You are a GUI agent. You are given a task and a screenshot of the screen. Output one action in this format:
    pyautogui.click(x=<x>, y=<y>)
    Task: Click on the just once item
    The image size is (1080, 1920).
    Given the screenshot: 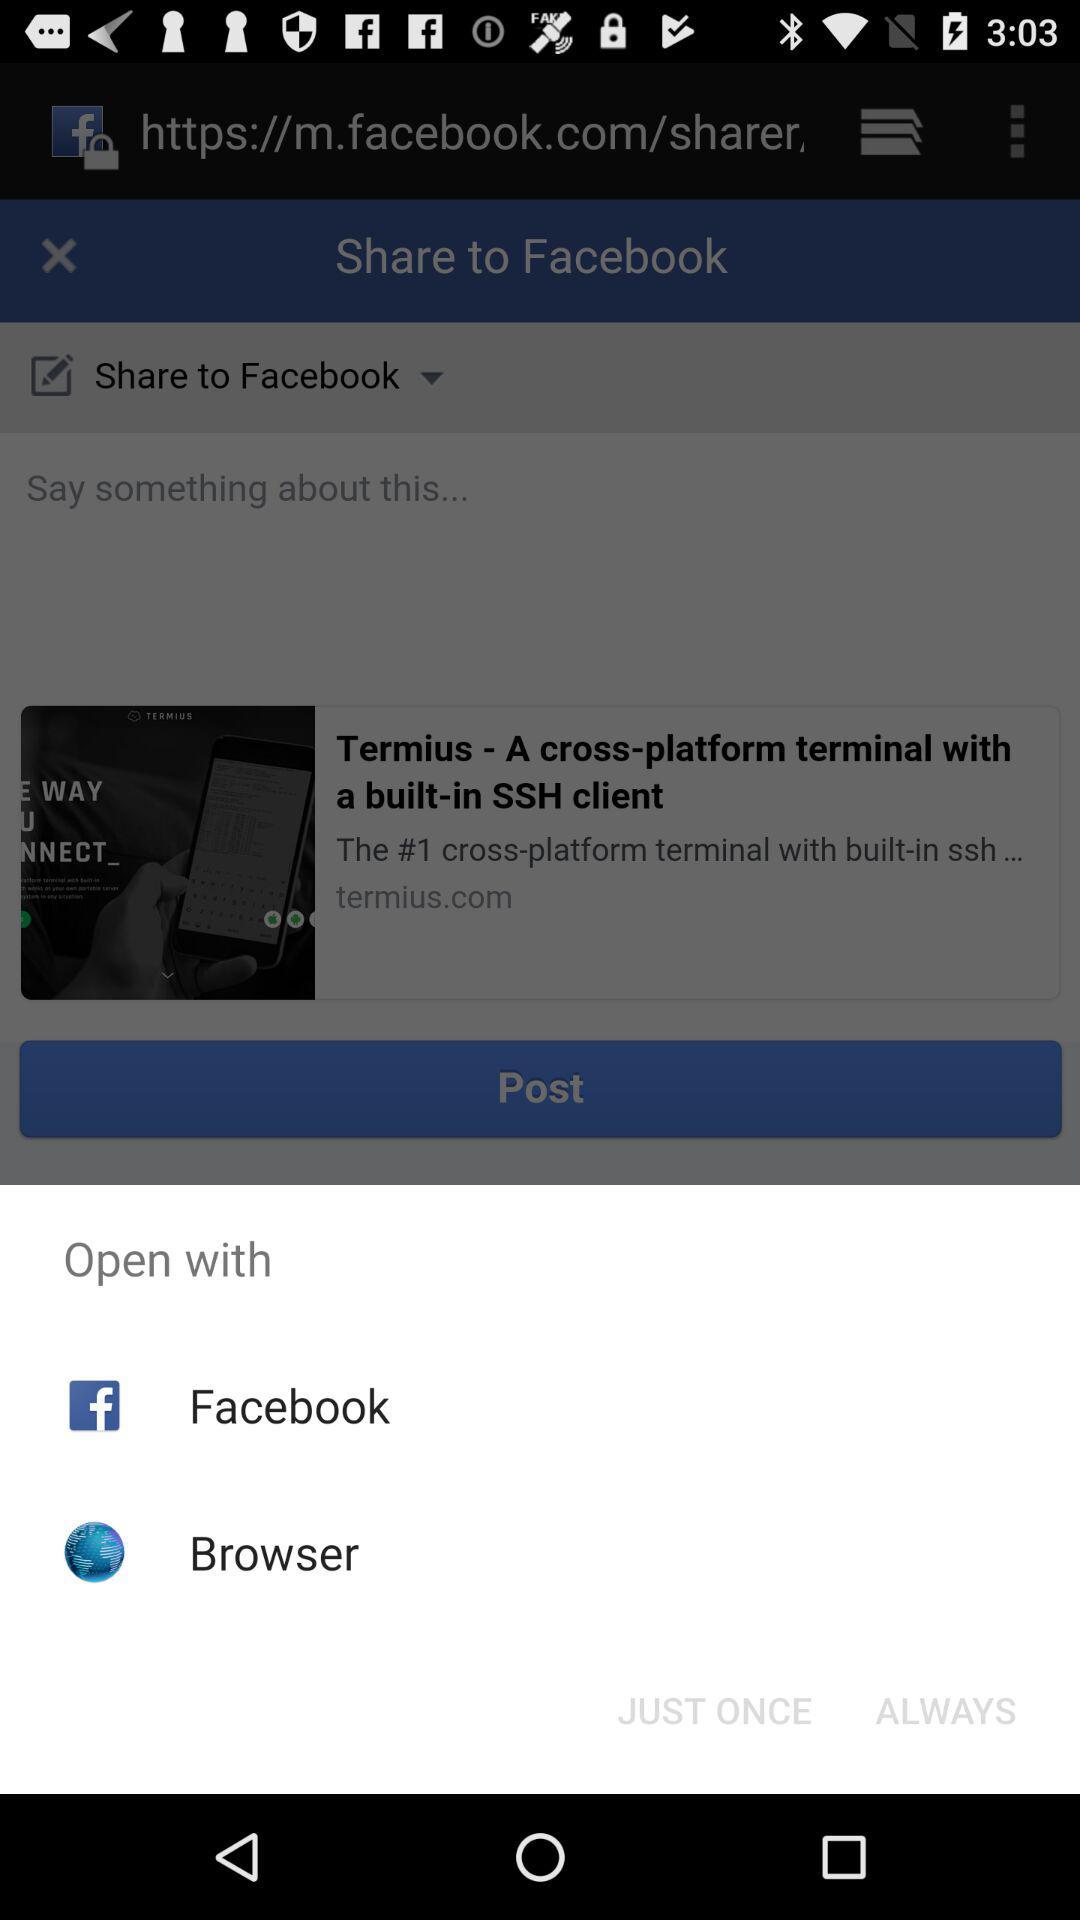 What is the action you would take?
    pyautogui.click(x=713, y=1708)
    